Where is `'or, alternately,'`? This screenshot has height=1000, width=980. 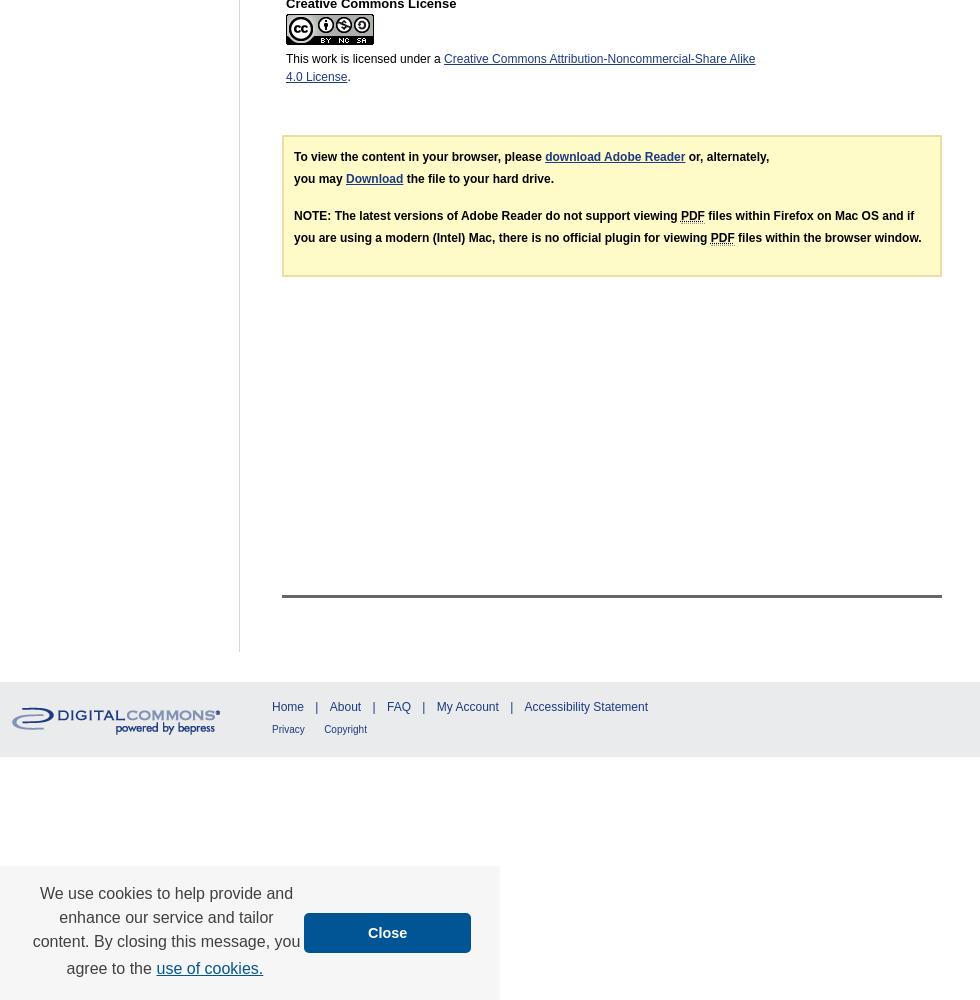
'or, alternately,' is located at coordinates (685, 156).